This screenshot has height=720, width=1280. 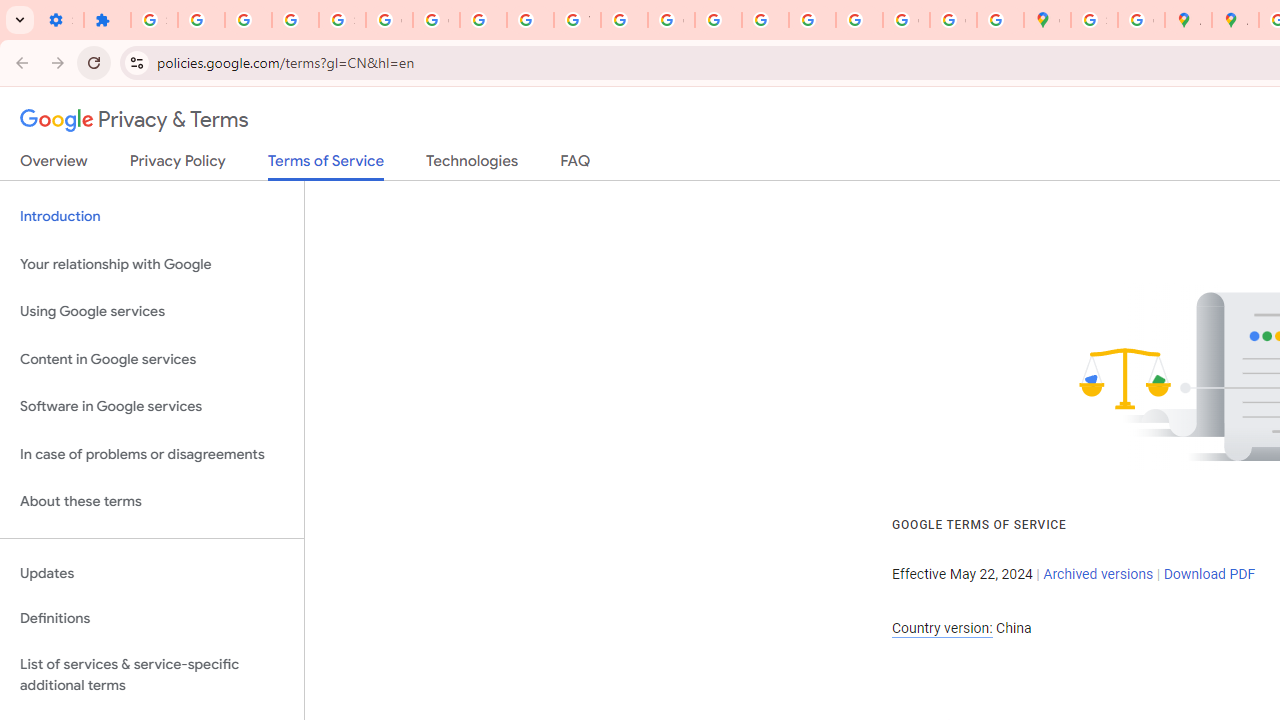 I want to click on 'About these terms', so click(x=151, y=501).